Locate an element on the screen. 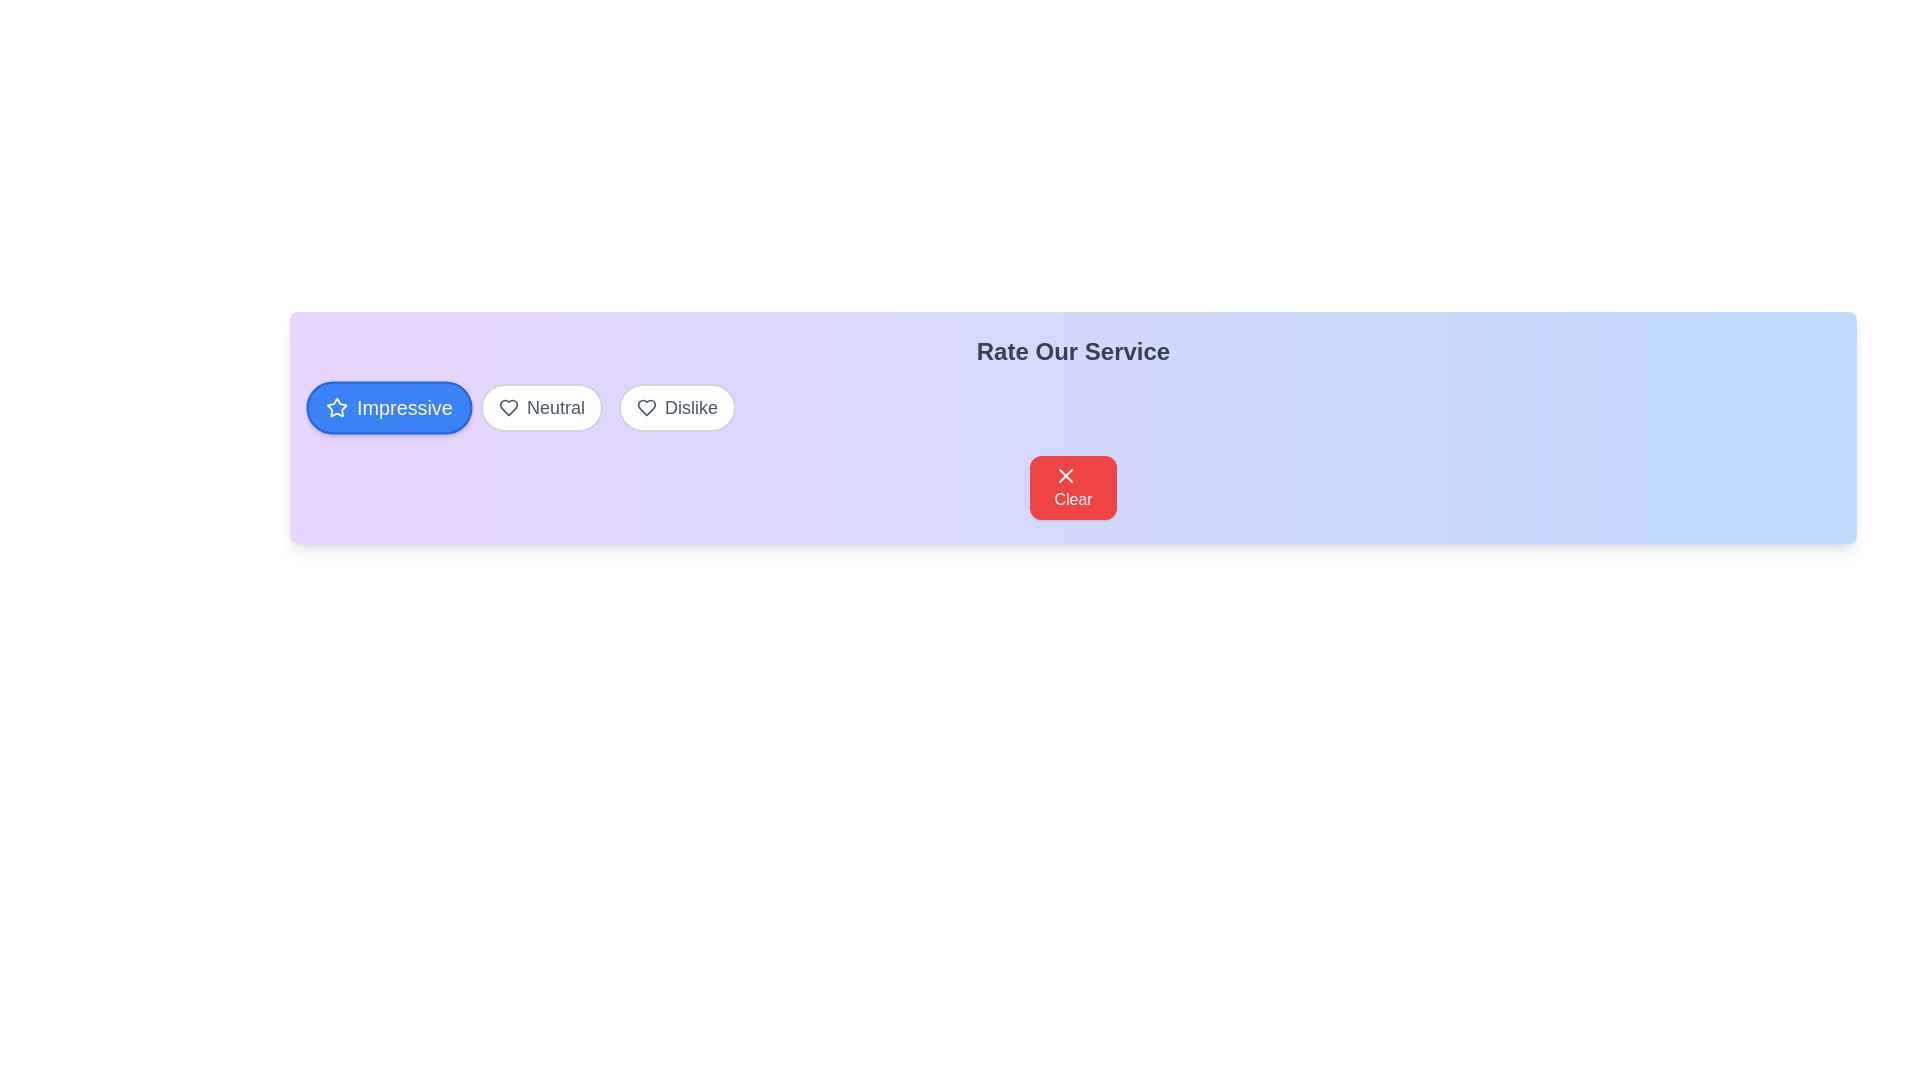 This screenshot has height=1080, width=1920. the button labeled Impressive to observe its hover effect is located at coordinates (389, 407).